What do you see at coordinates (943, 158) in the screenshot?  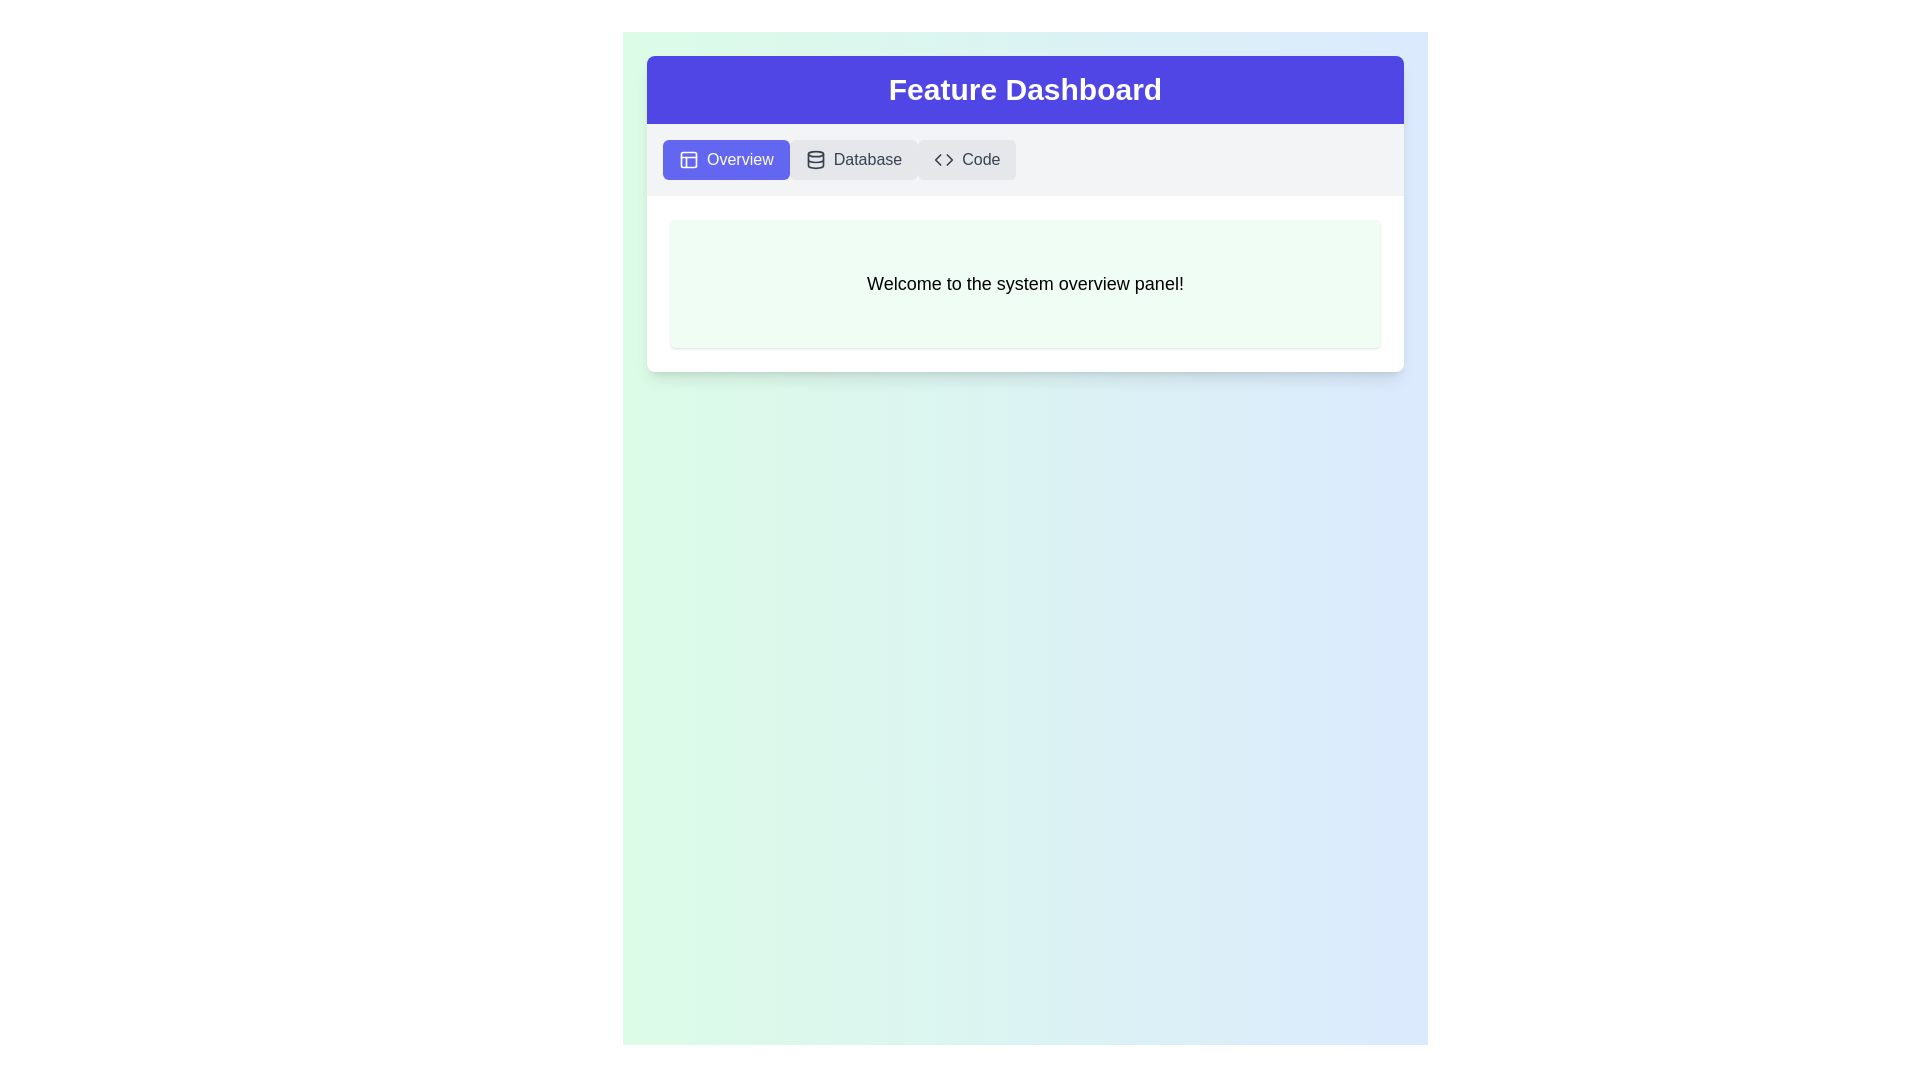 I see `the 'Code' button in the navigation bar` at bounding box center [943, 158].